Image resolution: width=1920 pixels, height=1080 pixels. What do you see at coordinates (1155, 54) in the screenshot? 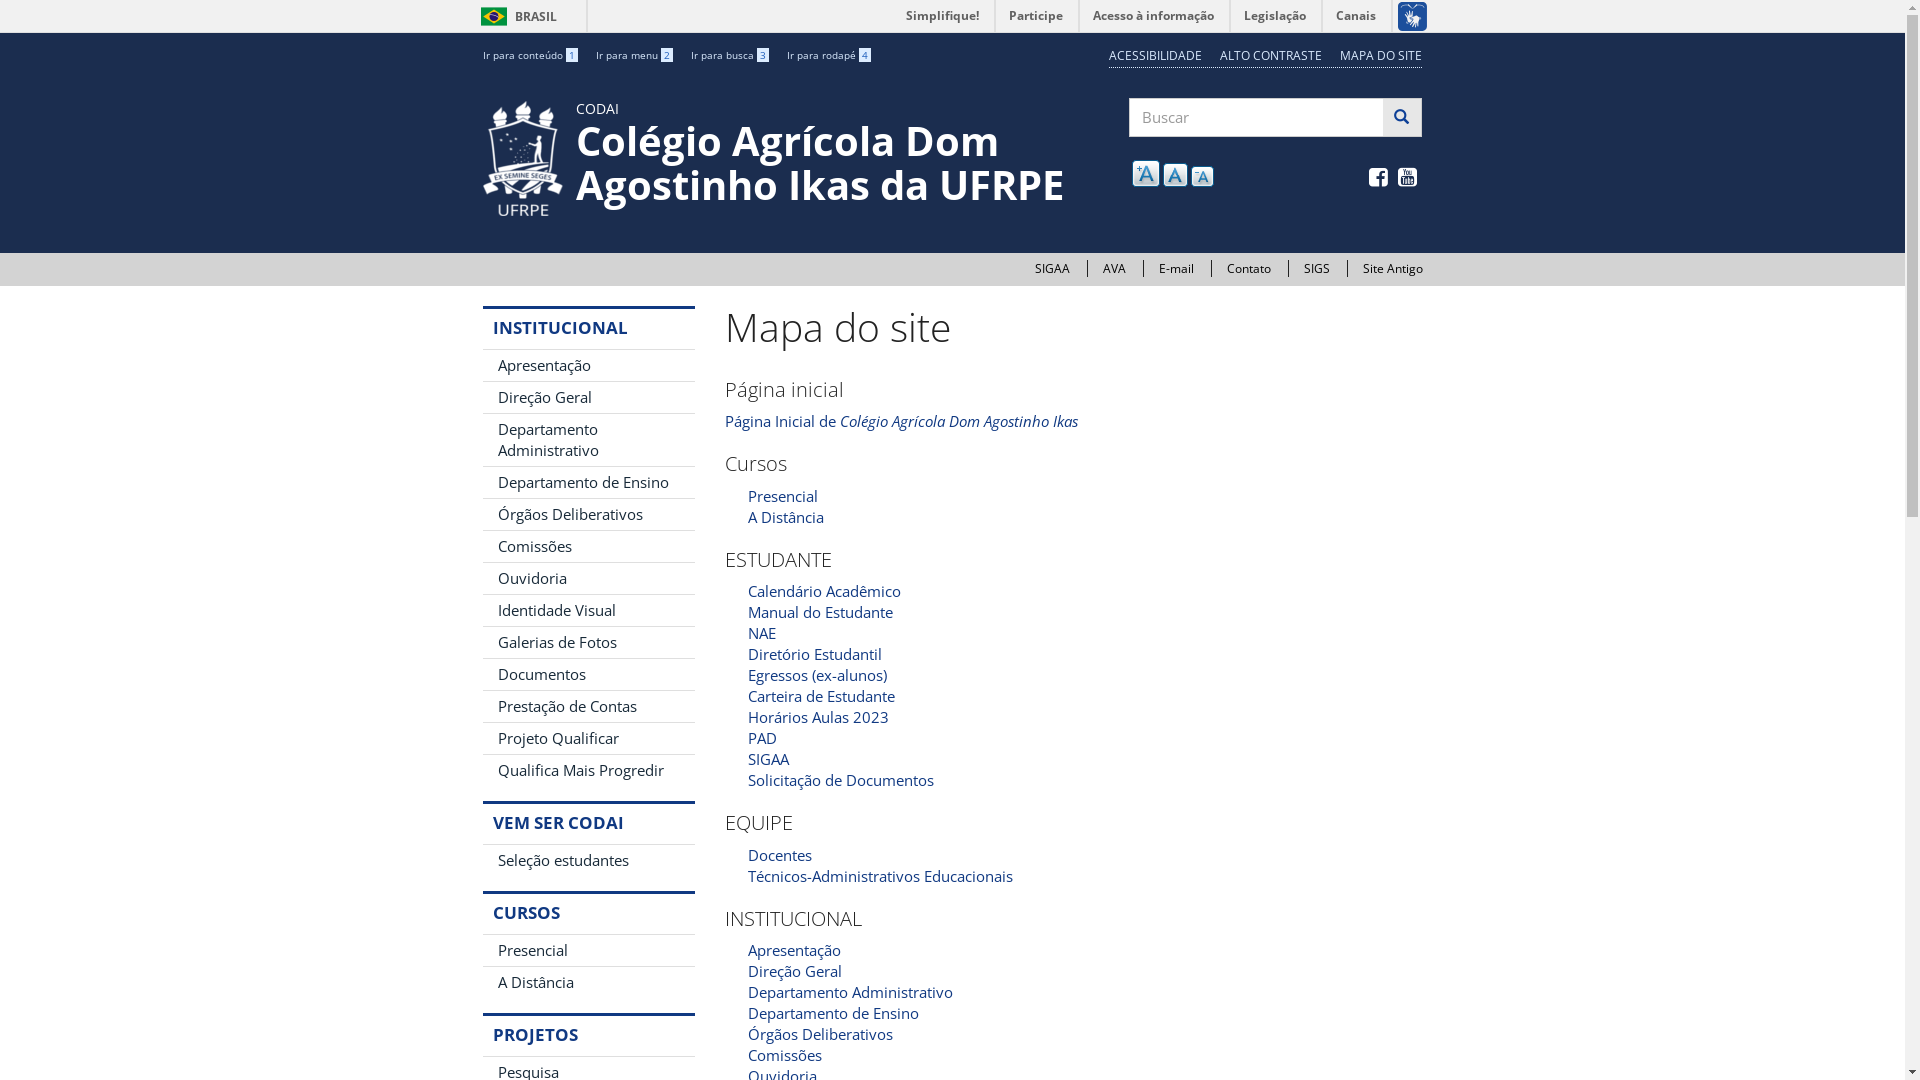
I see `'ACESSIBILIDADE'` at bounding box center [1155, 54].